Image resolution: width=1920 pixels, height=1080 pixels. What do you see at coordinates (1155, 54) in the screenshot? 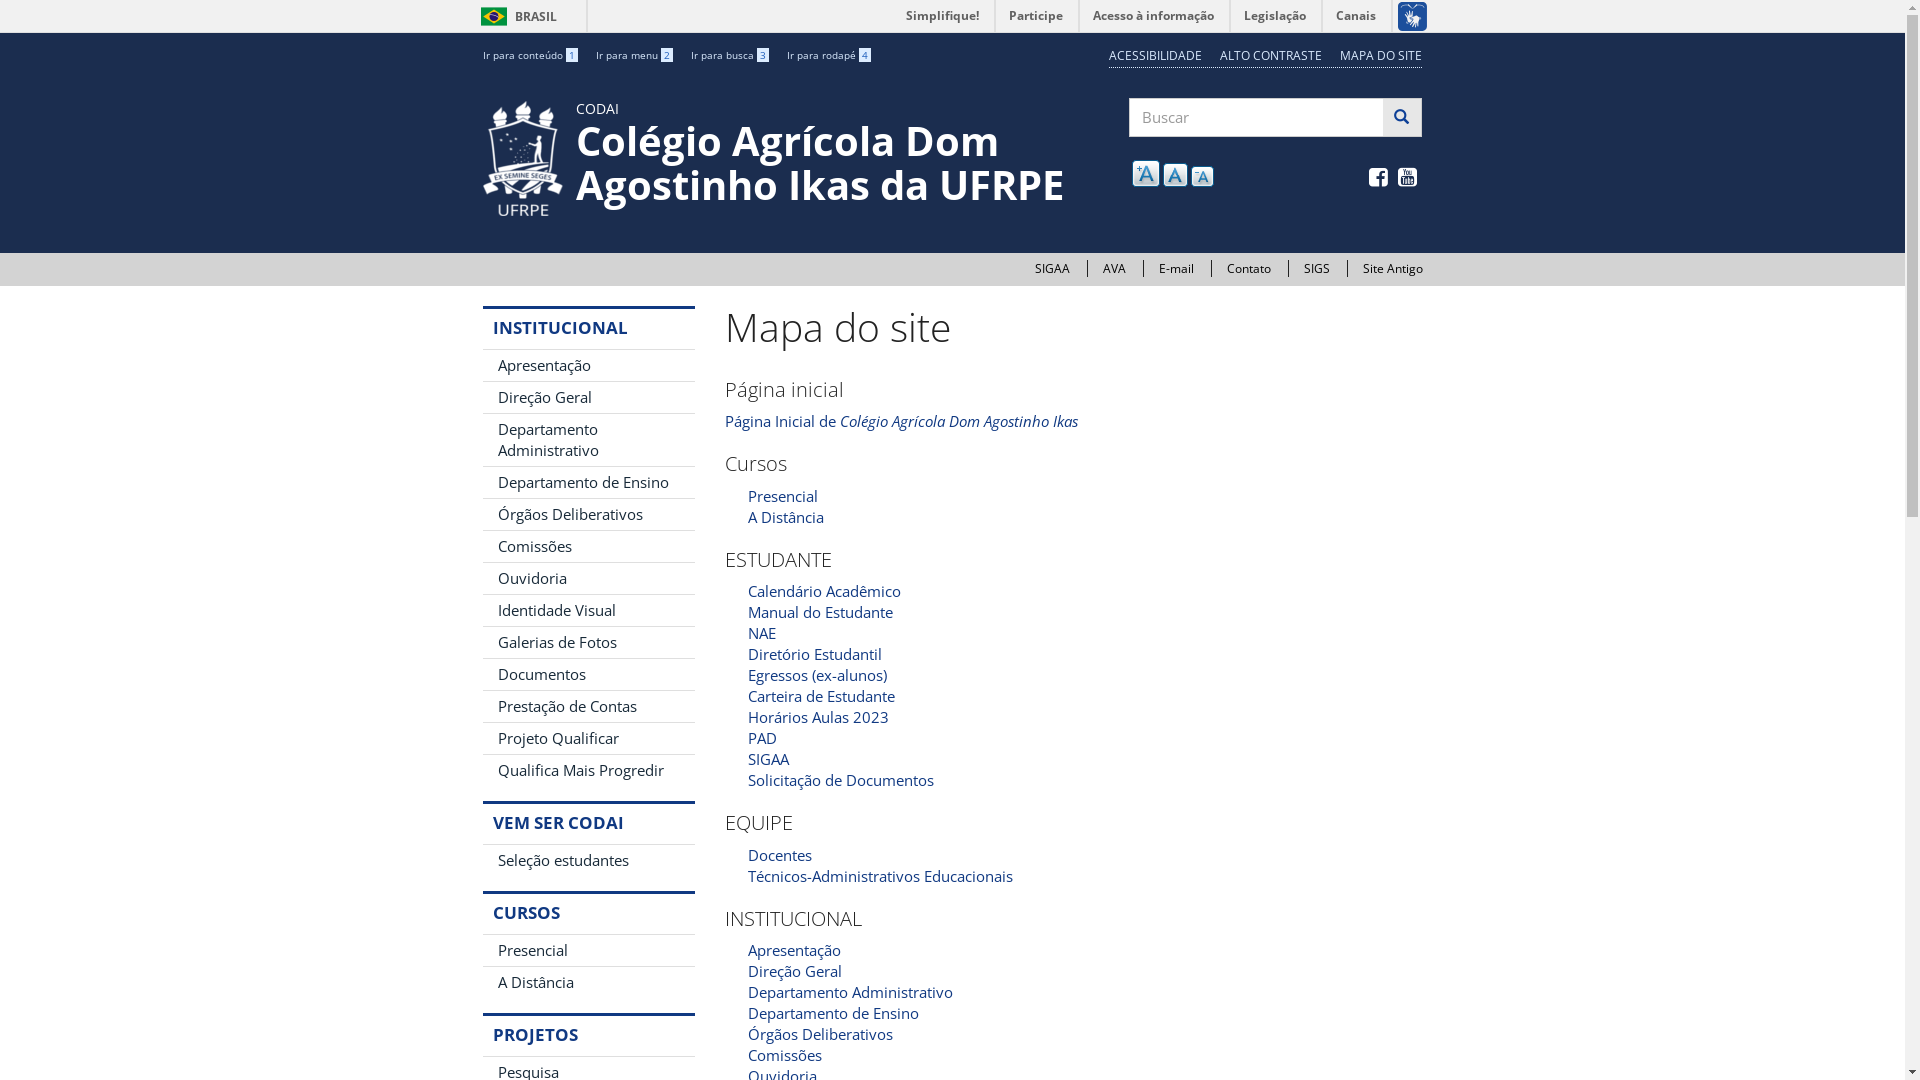
I see `'ACESSIBILIDADE'` at bounding box center [1155, 54].